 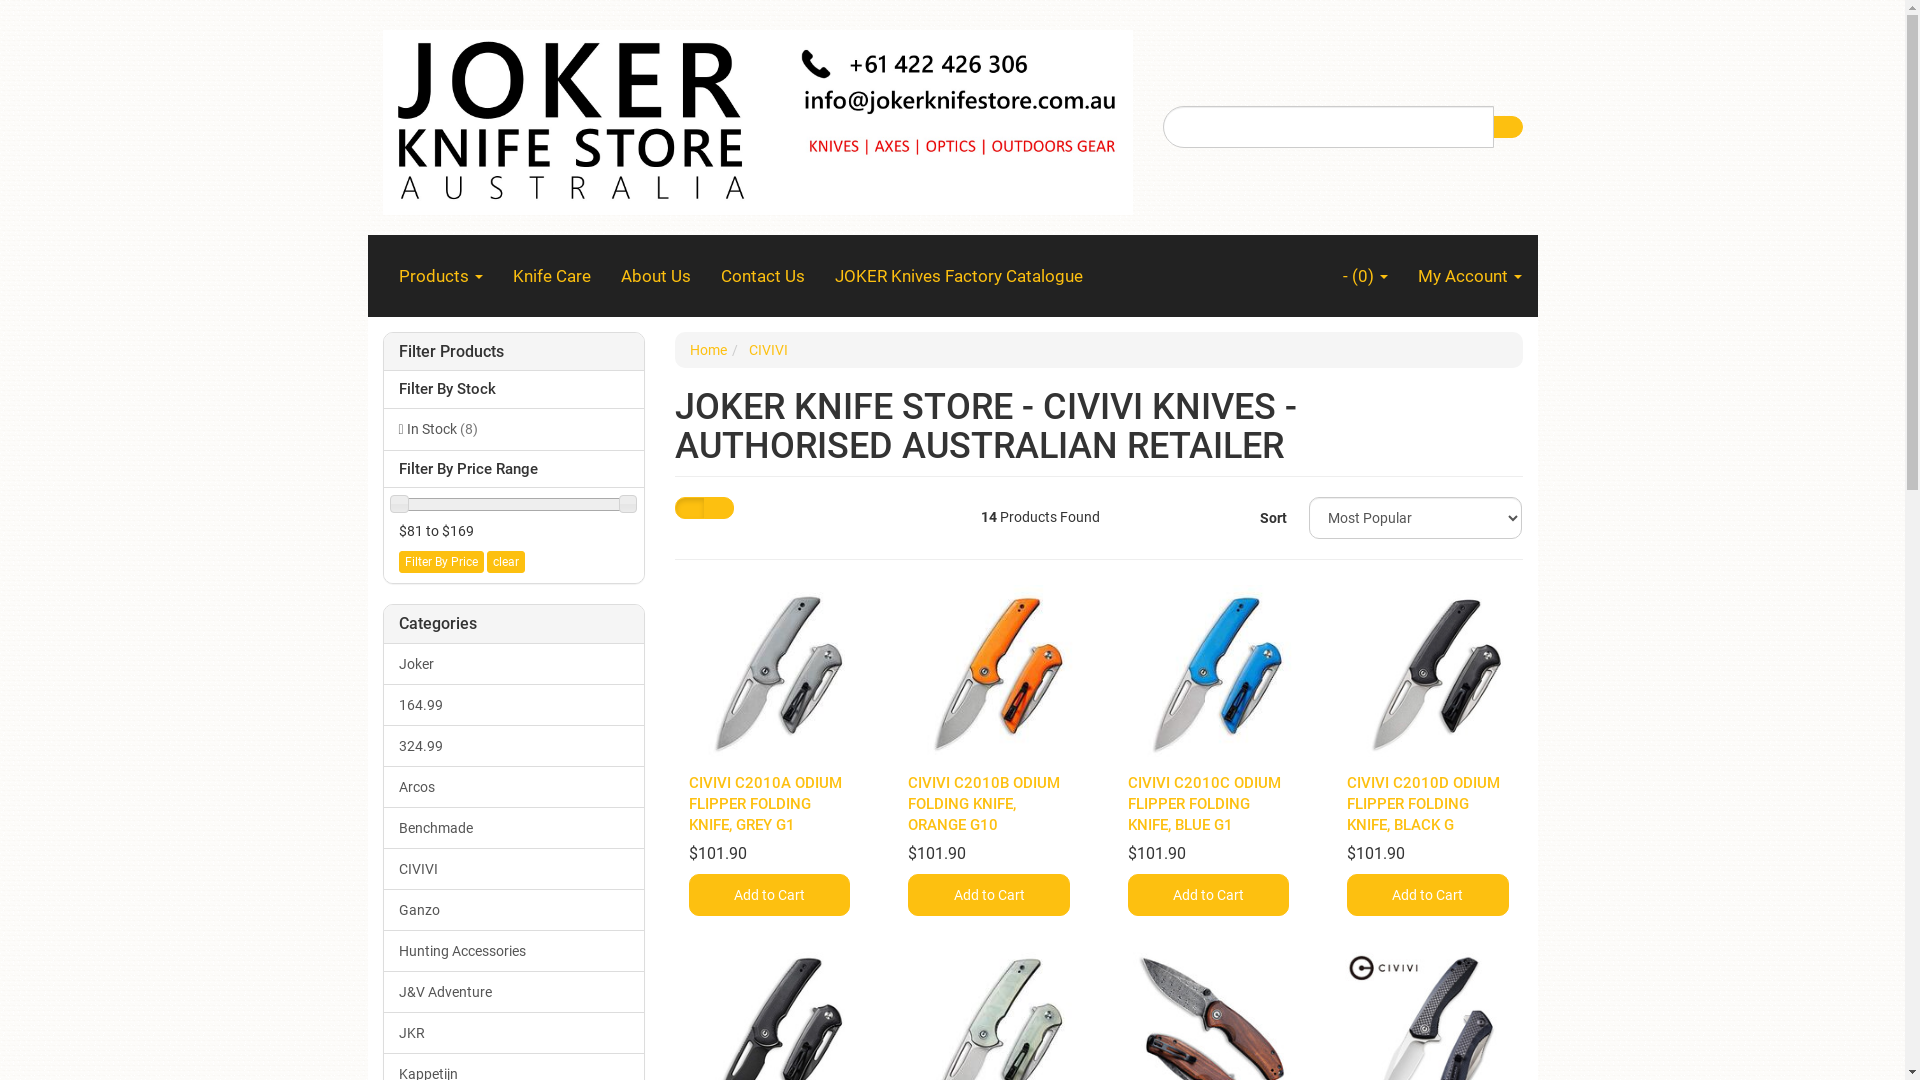 What do you see at coordinates (384, 276) in the screenshot?
I see `'Products'` at bounding box center [384, 276].